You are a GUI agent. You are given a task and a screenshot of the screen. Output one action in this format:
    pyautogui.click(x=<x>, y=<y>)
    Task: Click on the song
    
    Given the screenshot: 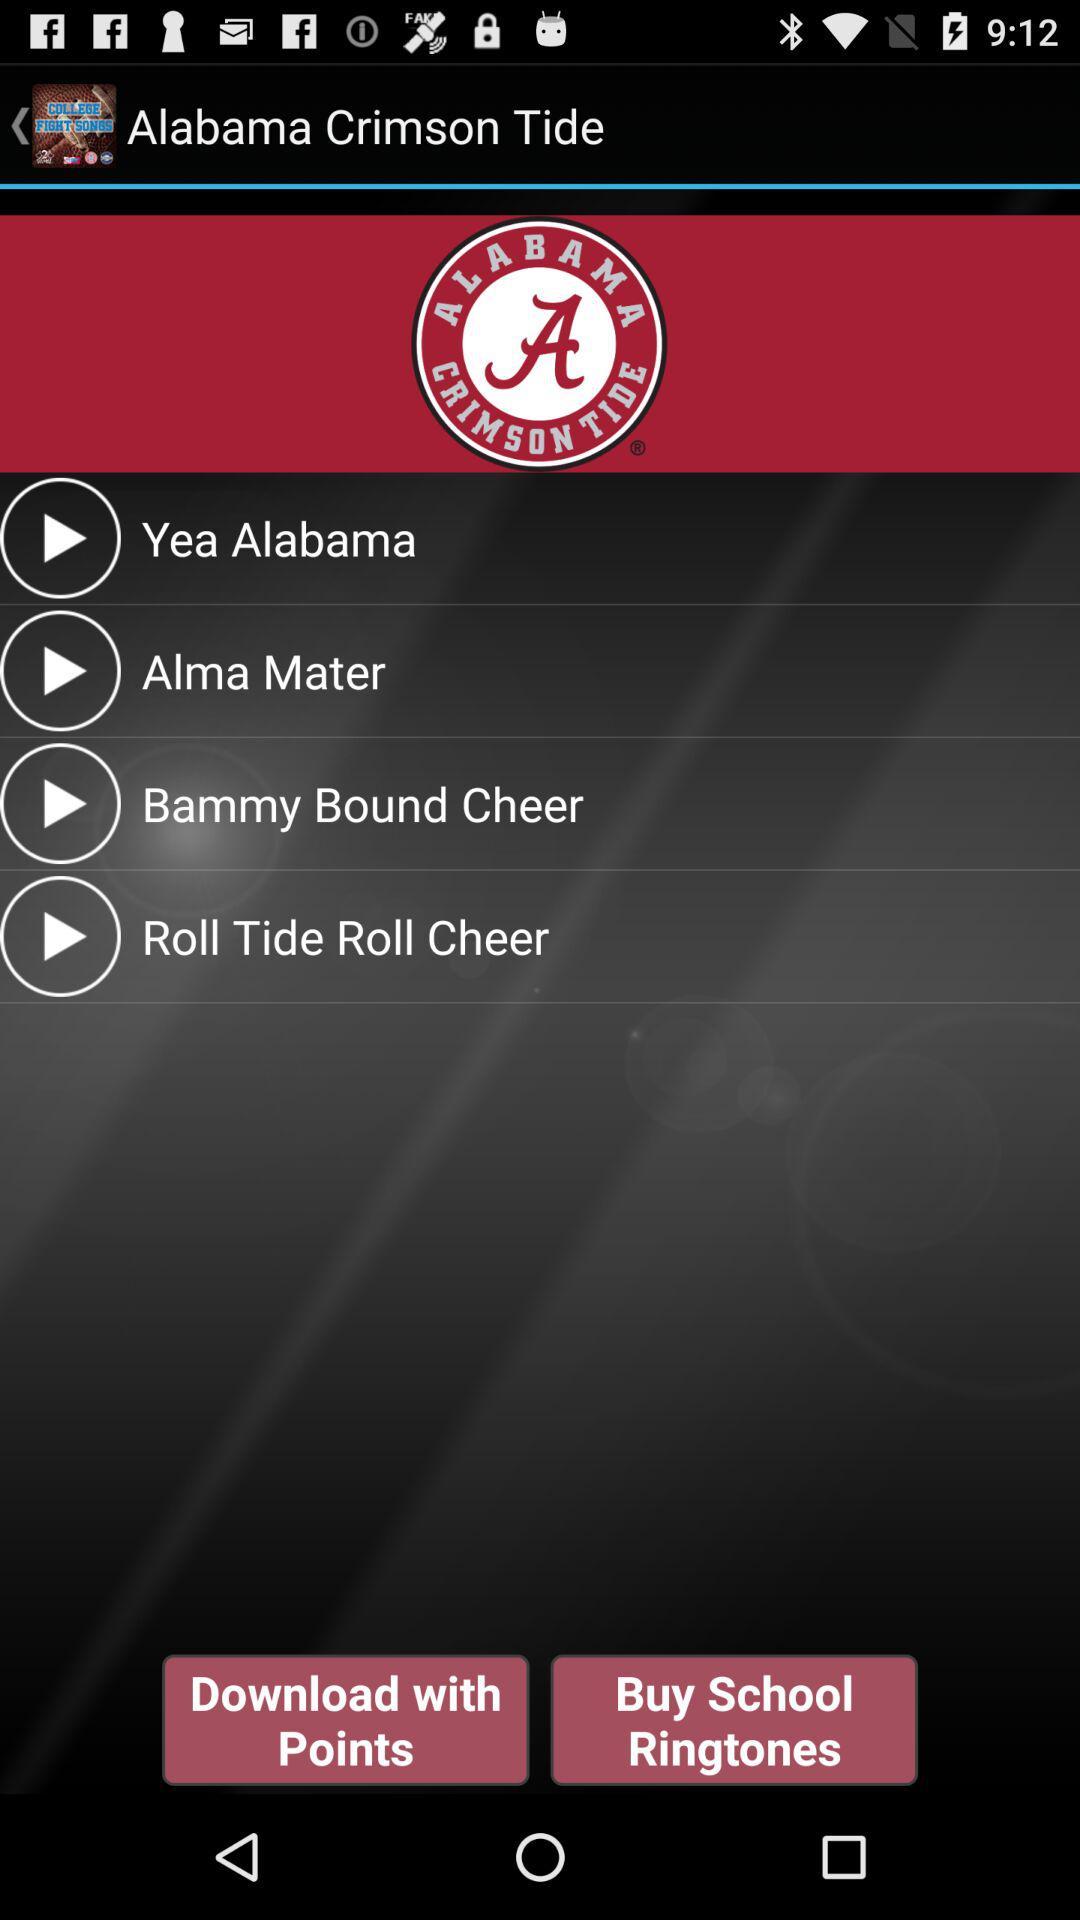 What is the action you would take?
    pyautogui.click(x=59, y=670)
    